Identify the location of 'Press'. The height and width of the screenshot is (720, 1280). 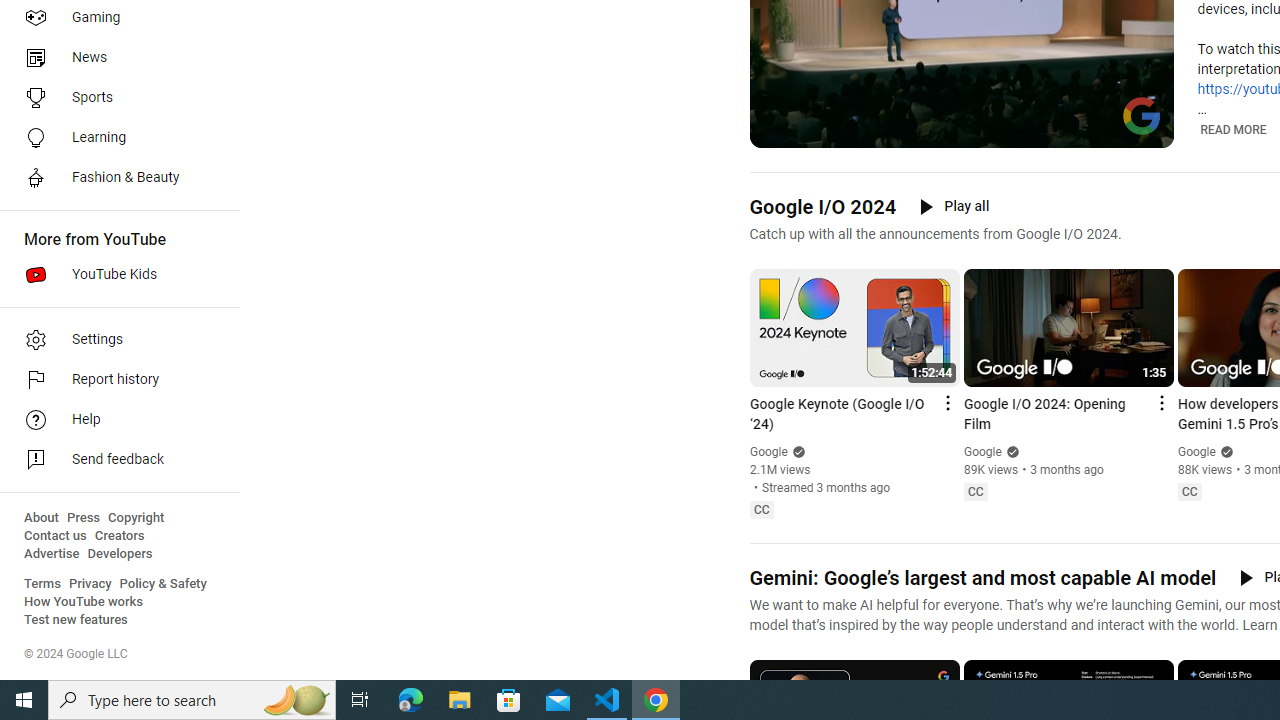
(82, 517).